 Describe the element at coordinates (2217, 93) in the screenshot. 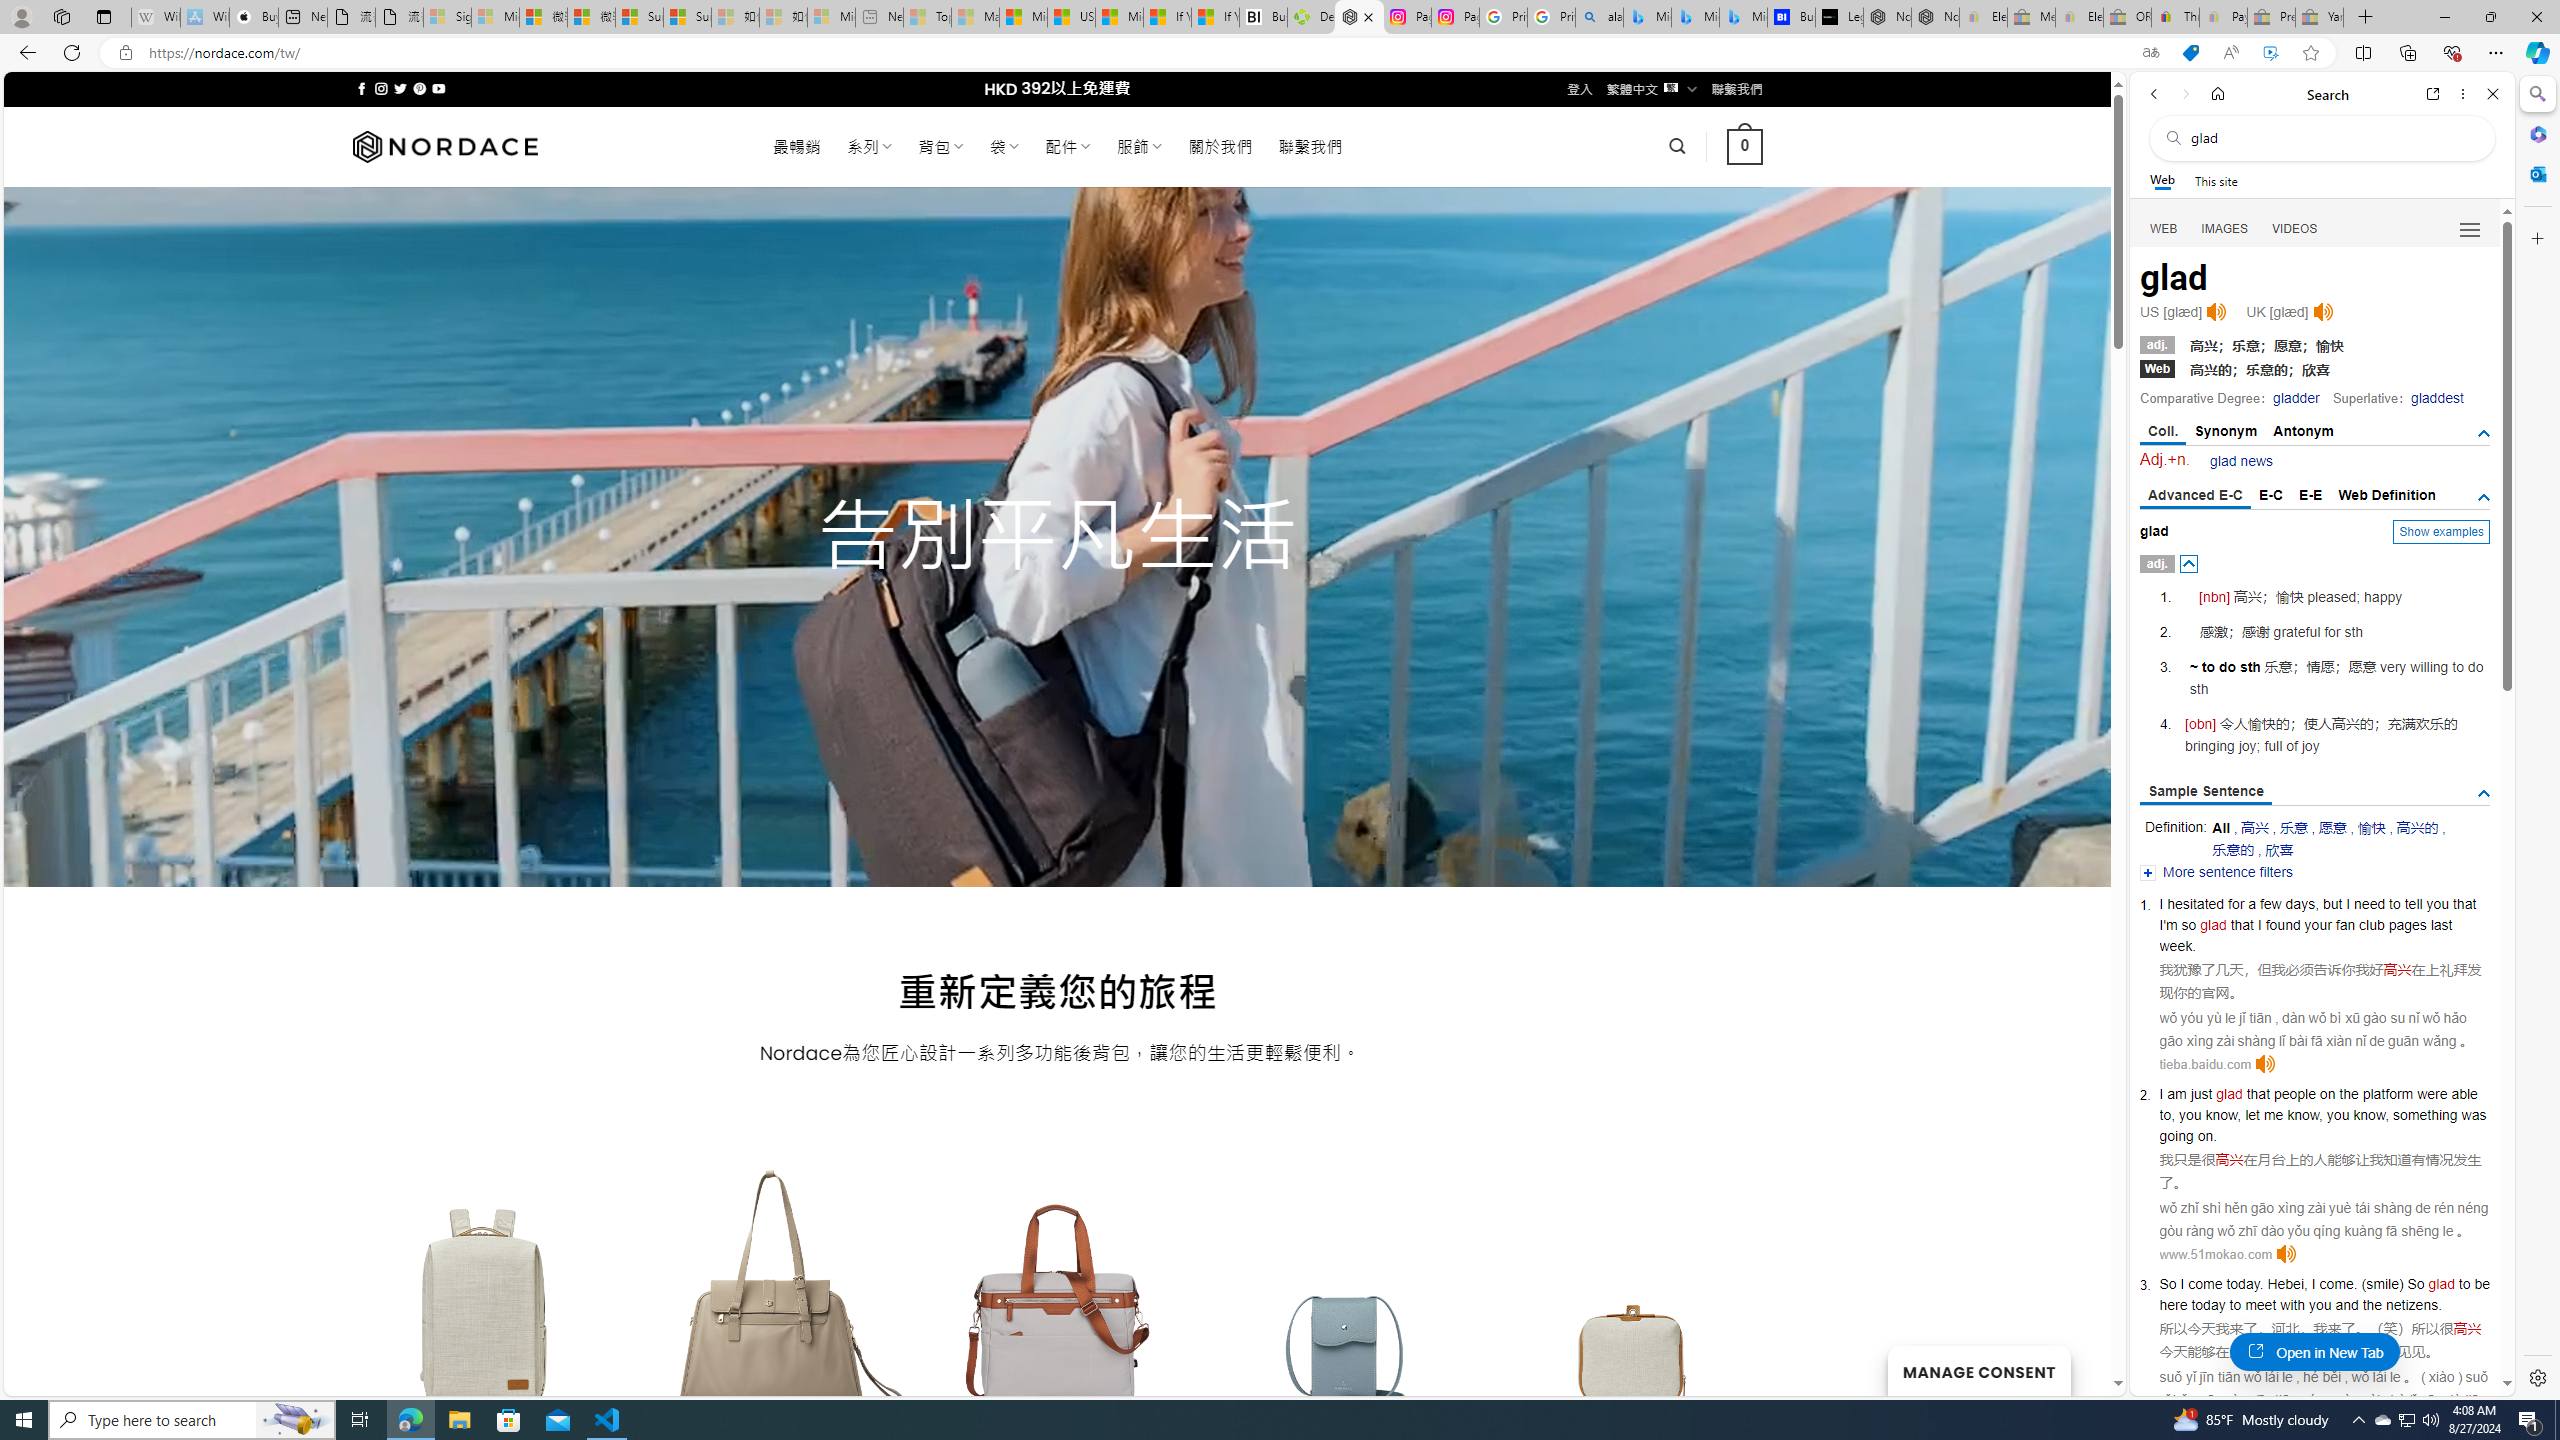

I see `'Home'` at that location.